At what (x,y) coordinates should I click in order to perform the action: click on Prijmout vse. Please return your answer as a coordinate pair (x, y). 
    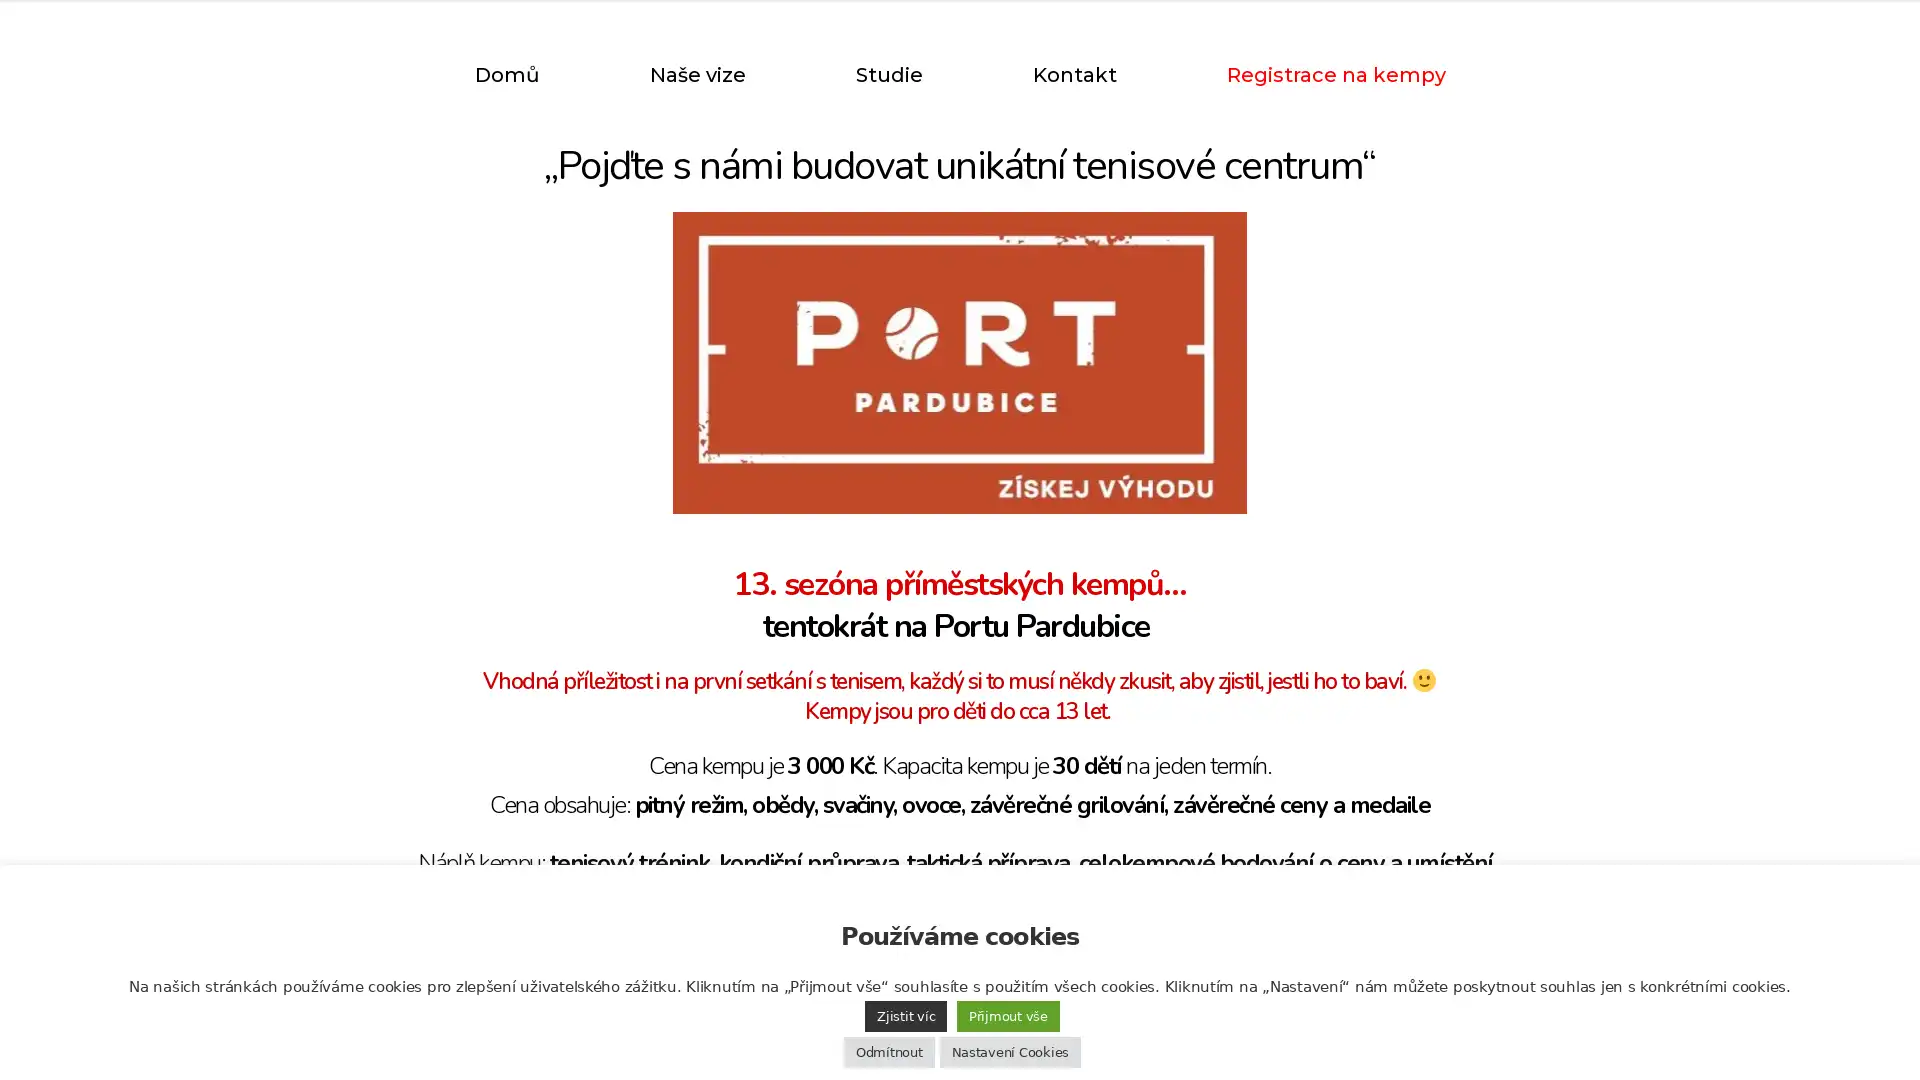
    Looking at the image, I should click on (1008, 1016).